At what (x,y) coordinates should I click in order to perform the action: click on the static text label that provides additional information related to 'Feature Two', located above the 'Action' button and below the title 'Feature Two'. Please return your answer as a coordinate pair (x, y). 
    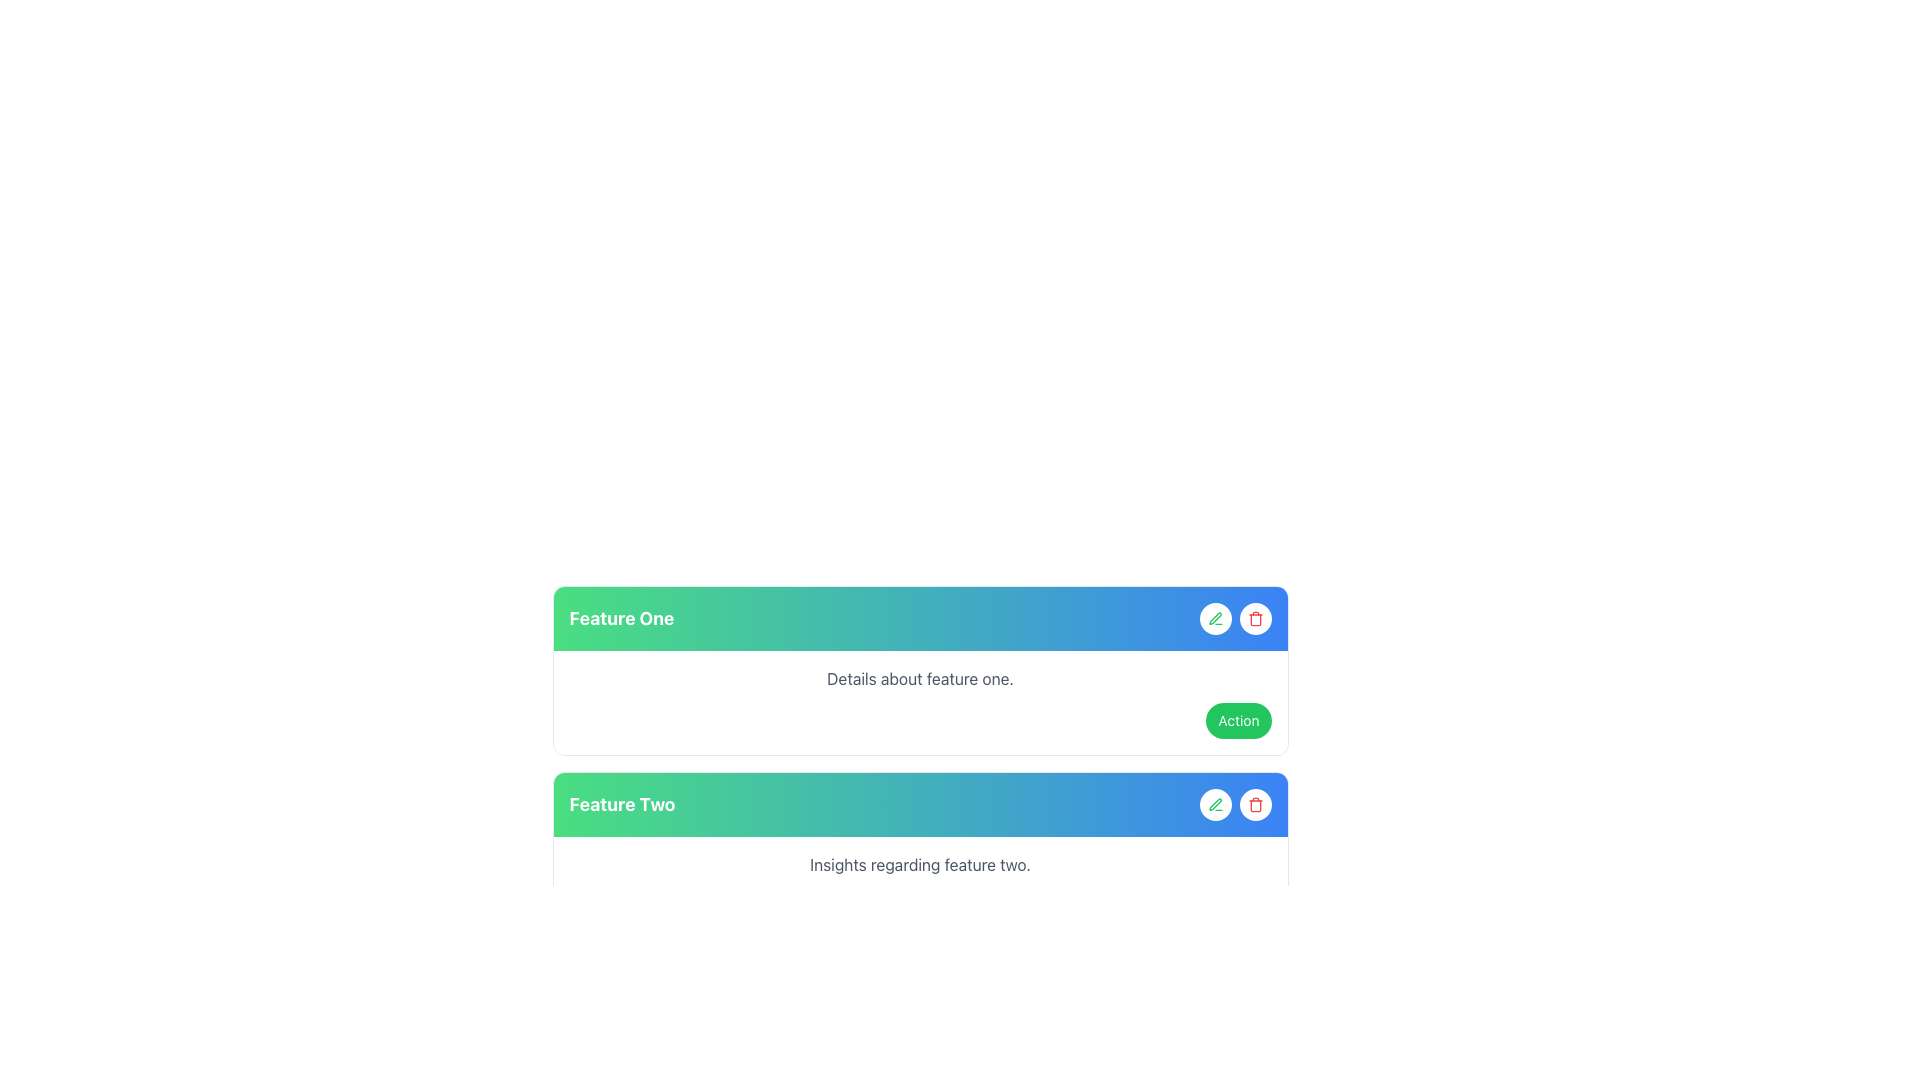
    Looking at the image, I should click on (919, 863).